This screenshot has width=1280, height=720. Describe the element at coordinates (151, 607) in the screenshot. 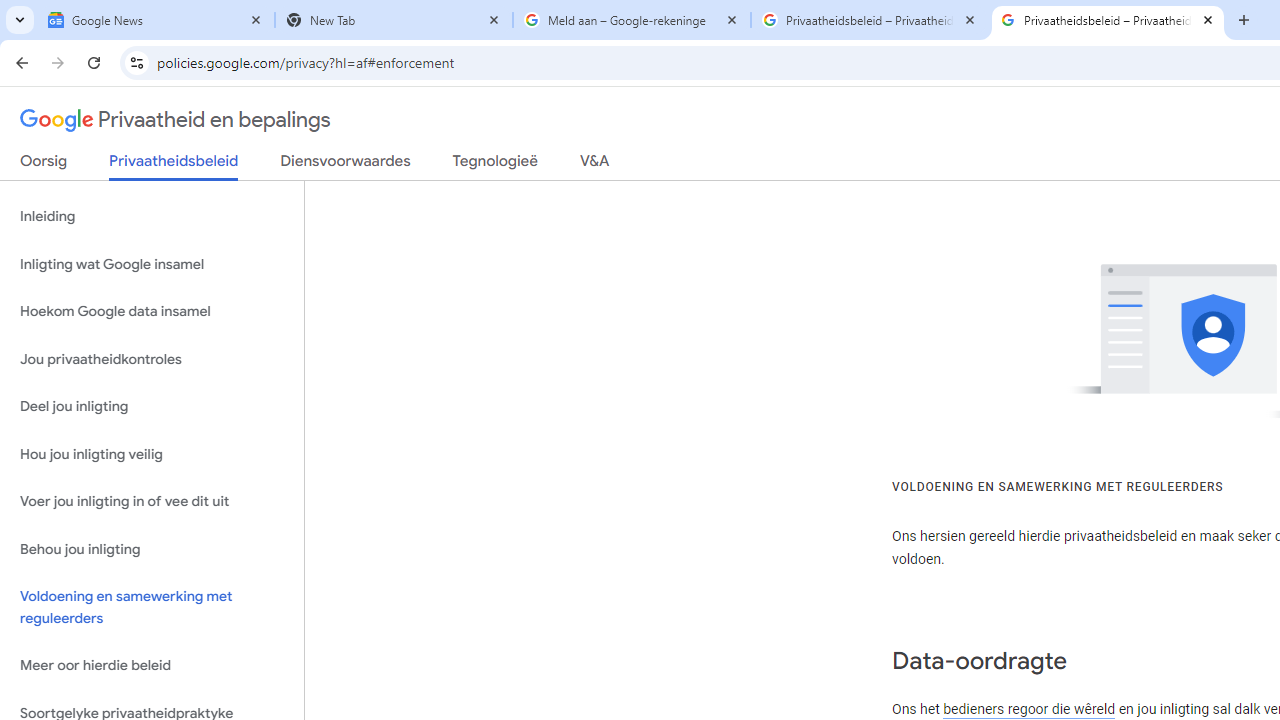

I see `'Voldoening en samewerking met reguleerders'` at that location.